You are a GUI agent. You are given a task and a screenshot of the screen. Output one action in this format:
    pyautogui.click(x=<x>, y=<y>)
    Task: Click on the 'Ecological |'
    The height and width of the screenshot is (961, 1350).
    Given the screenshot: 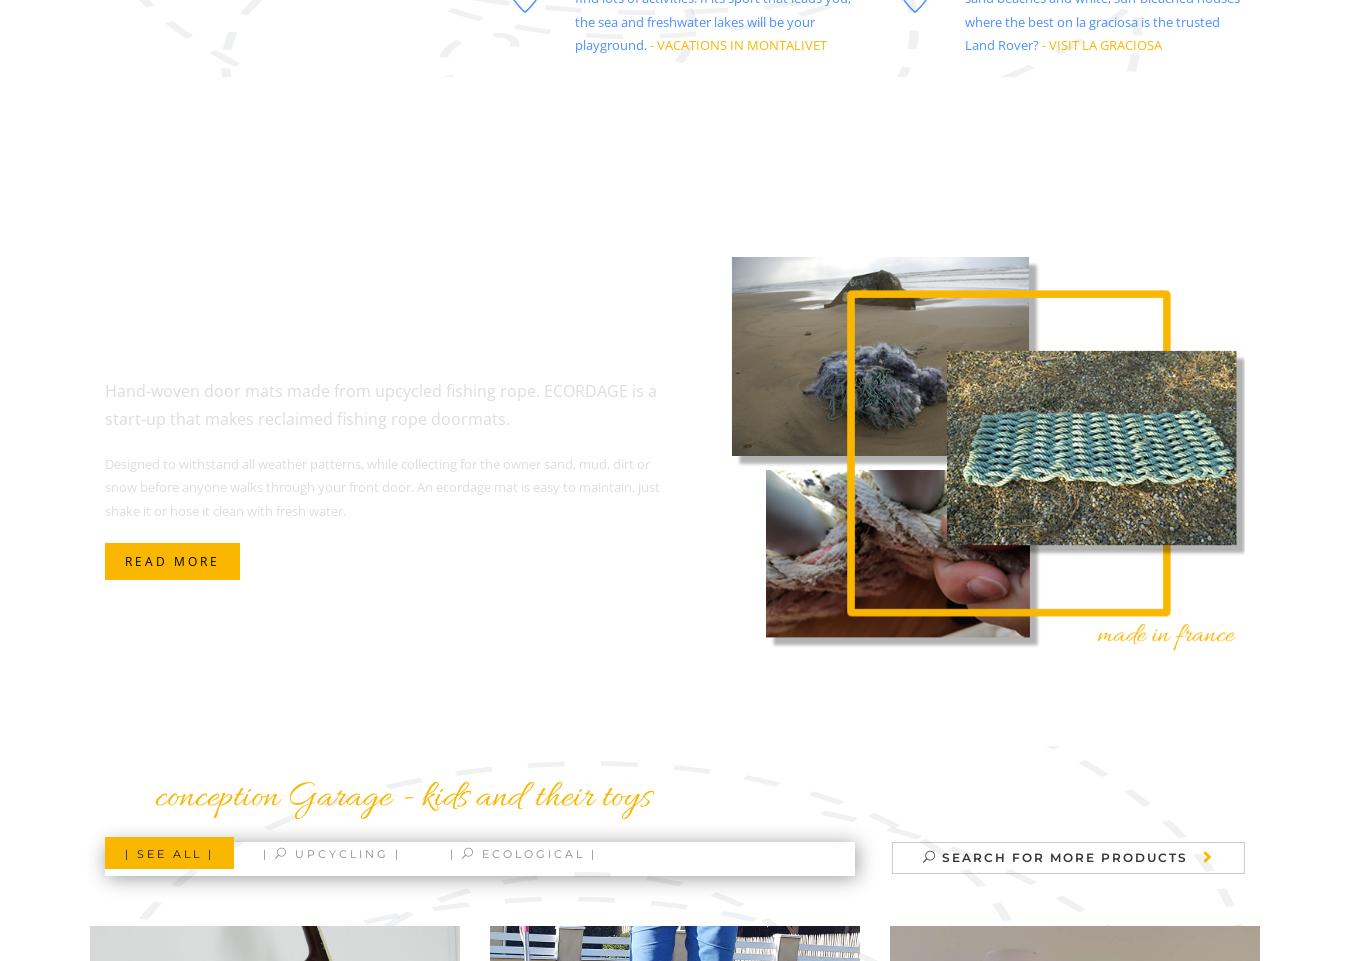 What is the action you would take?
    pyautogui.click(x=535, y=852)
    